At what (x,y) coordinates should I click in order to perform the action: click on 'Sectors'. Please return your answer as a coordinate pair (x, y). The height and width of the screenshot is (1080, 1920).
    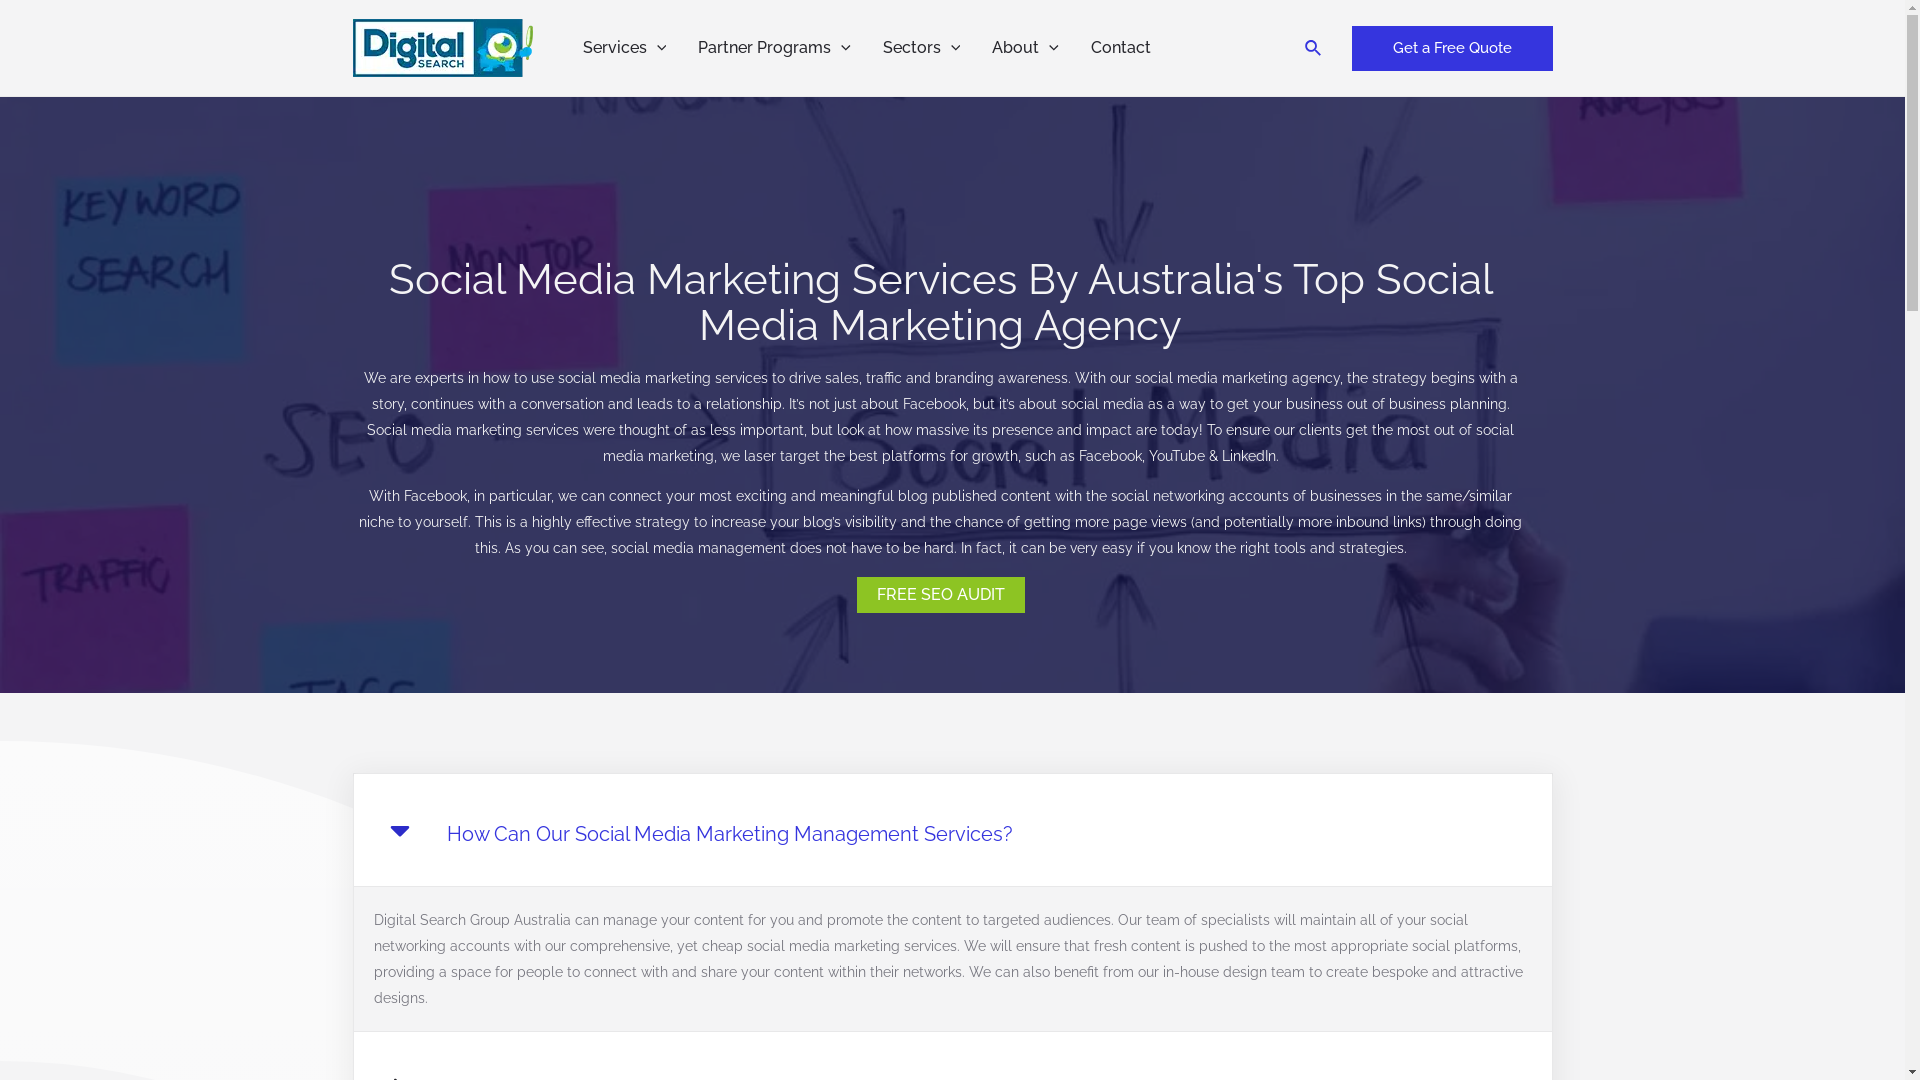
    Looking at the image, I should click on (920, 46).